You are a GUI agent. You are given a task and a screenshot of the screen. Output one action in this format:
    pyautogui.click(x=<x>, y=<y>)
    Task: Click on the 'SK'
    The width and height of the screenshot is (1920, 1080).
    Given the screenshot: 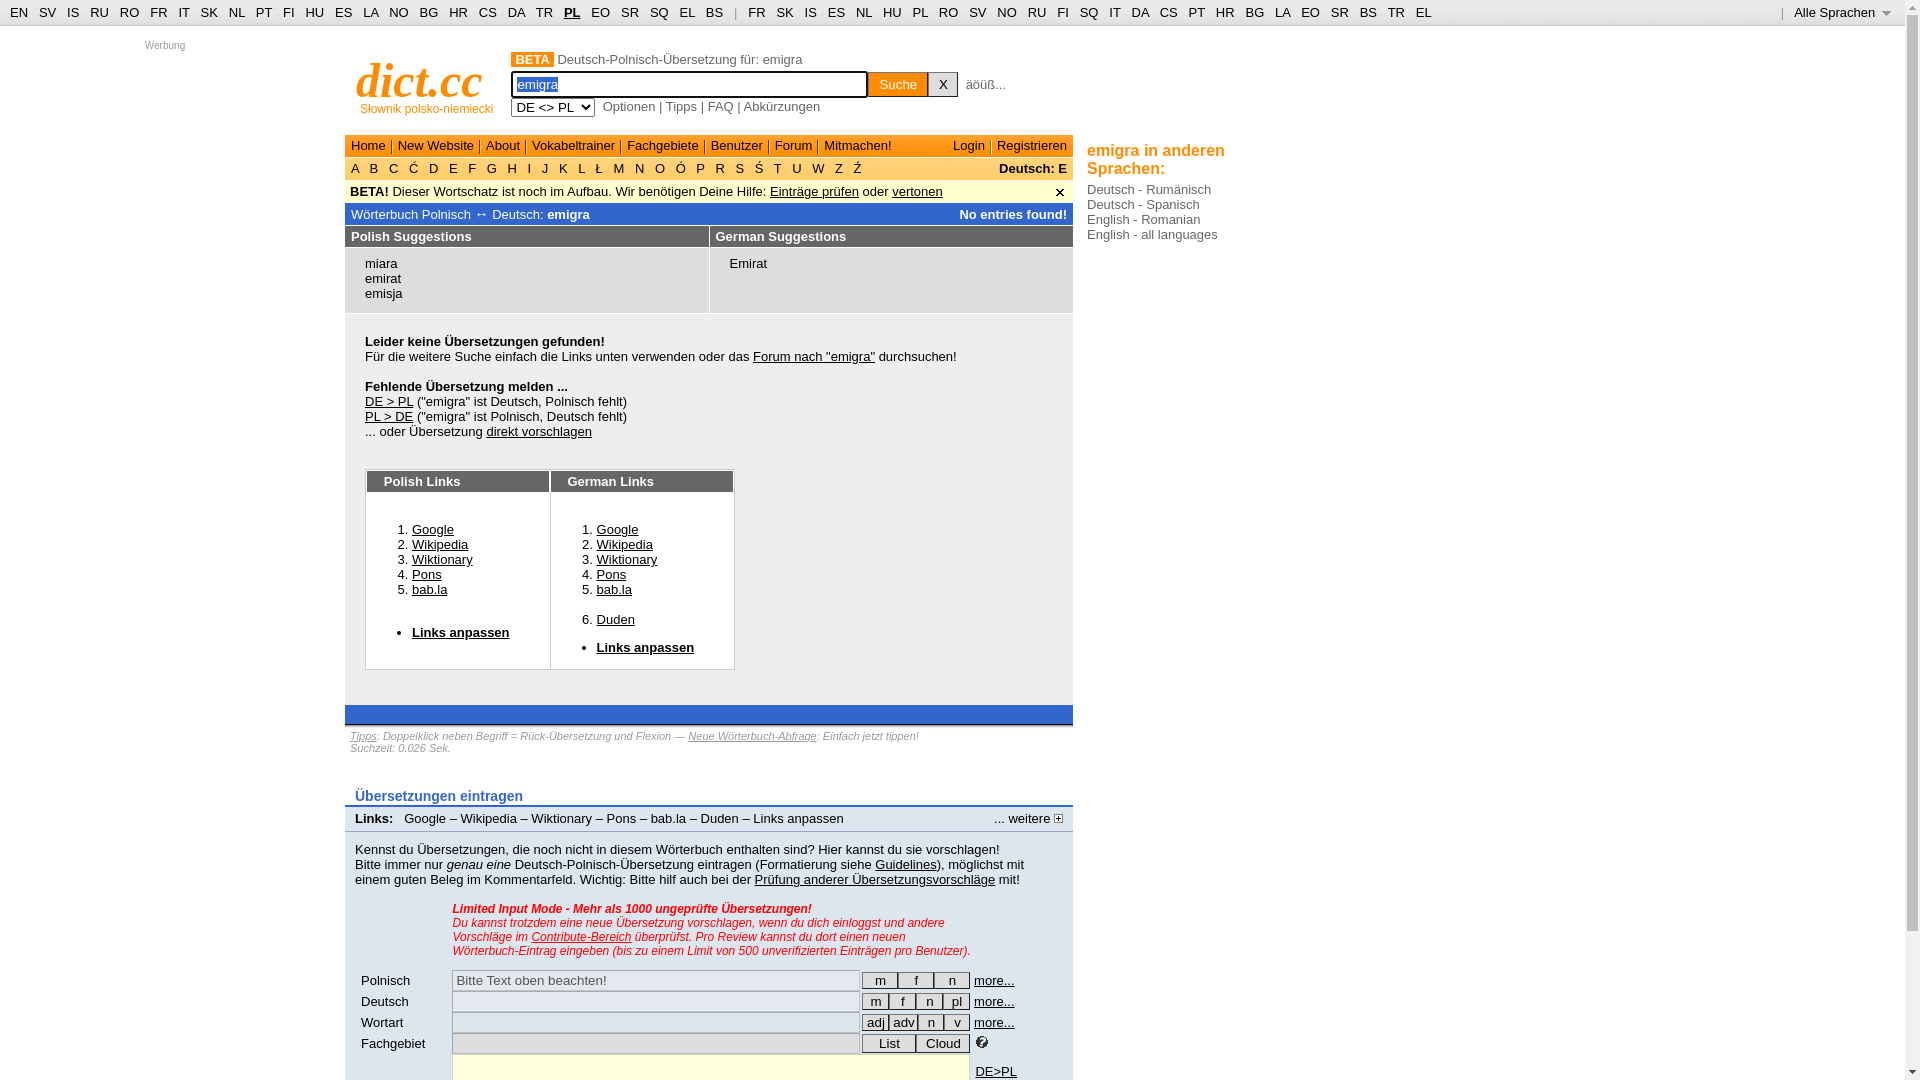 What is the action you would take?
    pyautogui.click(x=783, y=12)
    